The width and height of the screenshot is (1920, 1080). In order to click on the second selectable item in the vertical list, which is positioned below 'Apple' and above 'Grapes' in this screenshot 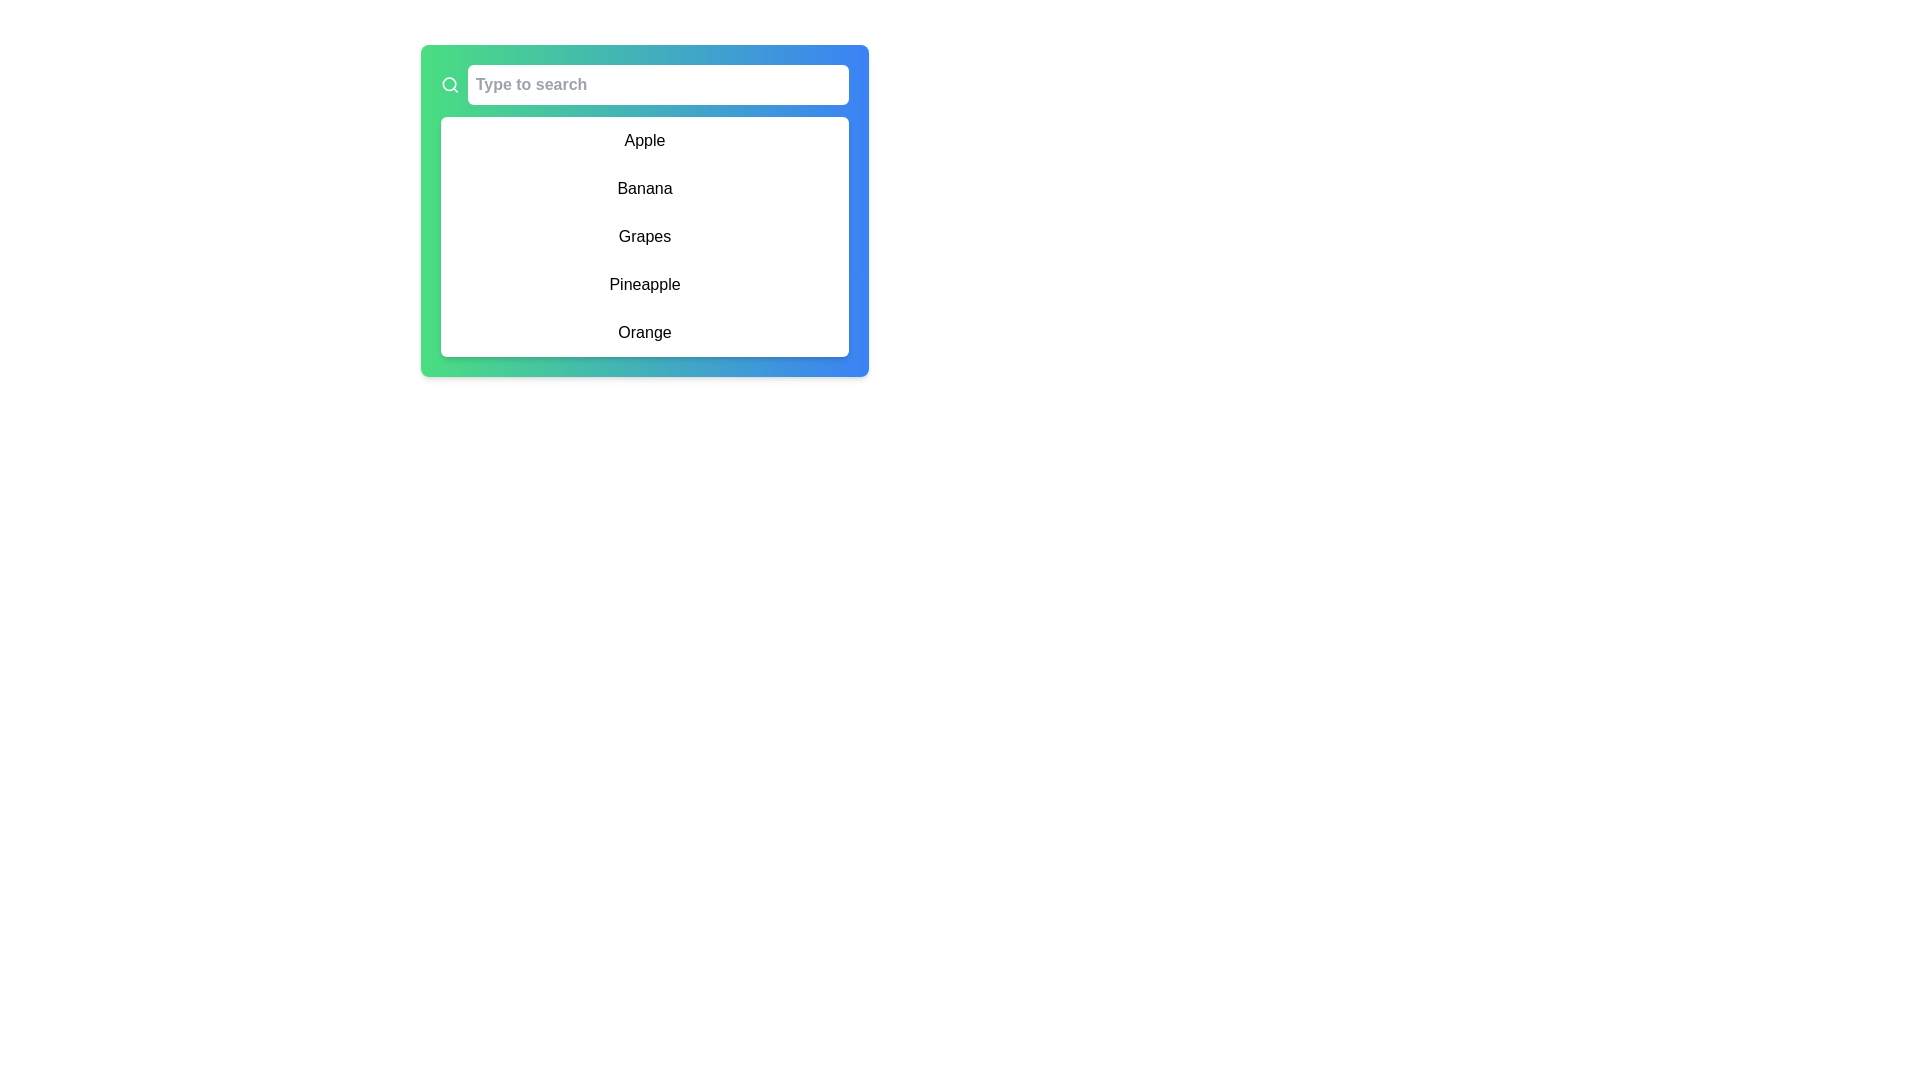, I will do `click(644, 189)`.